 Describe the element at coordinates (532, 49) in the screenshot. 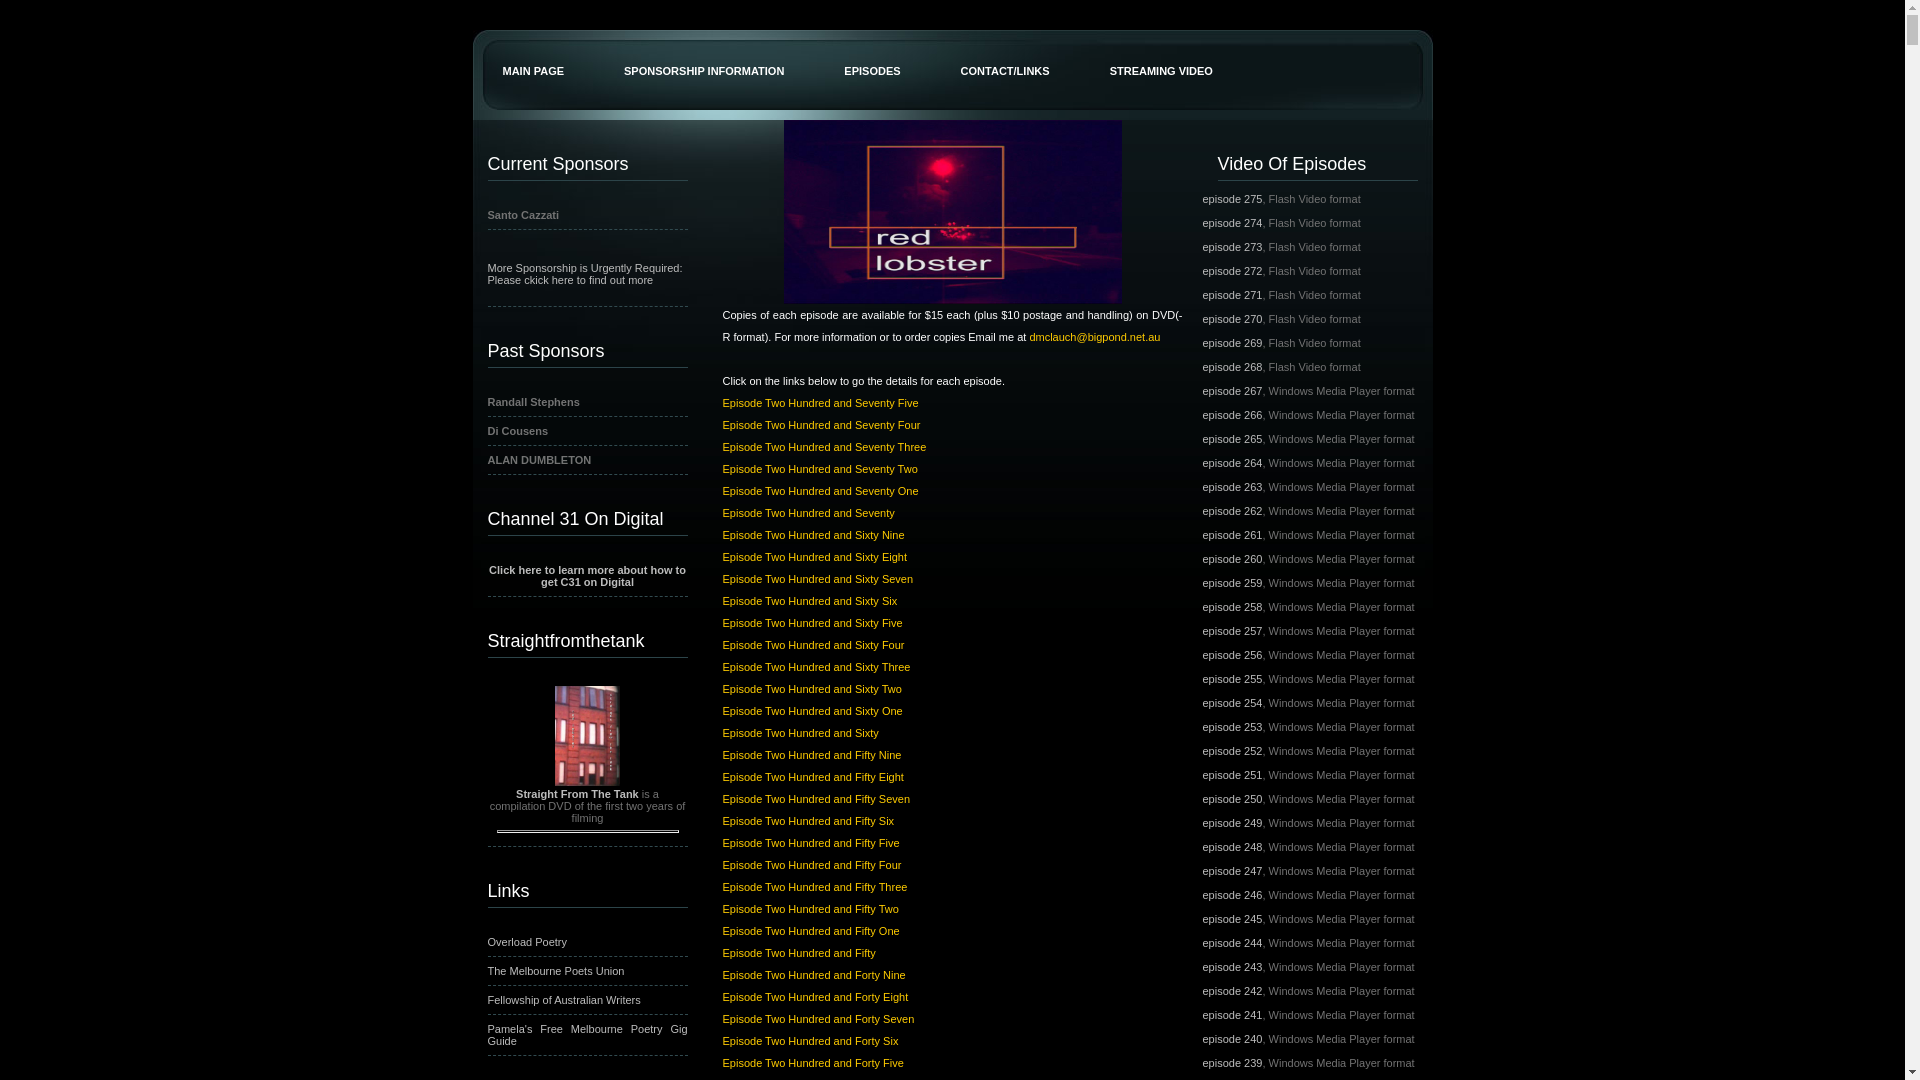

I see `'MAIN PAGE'` at that location.